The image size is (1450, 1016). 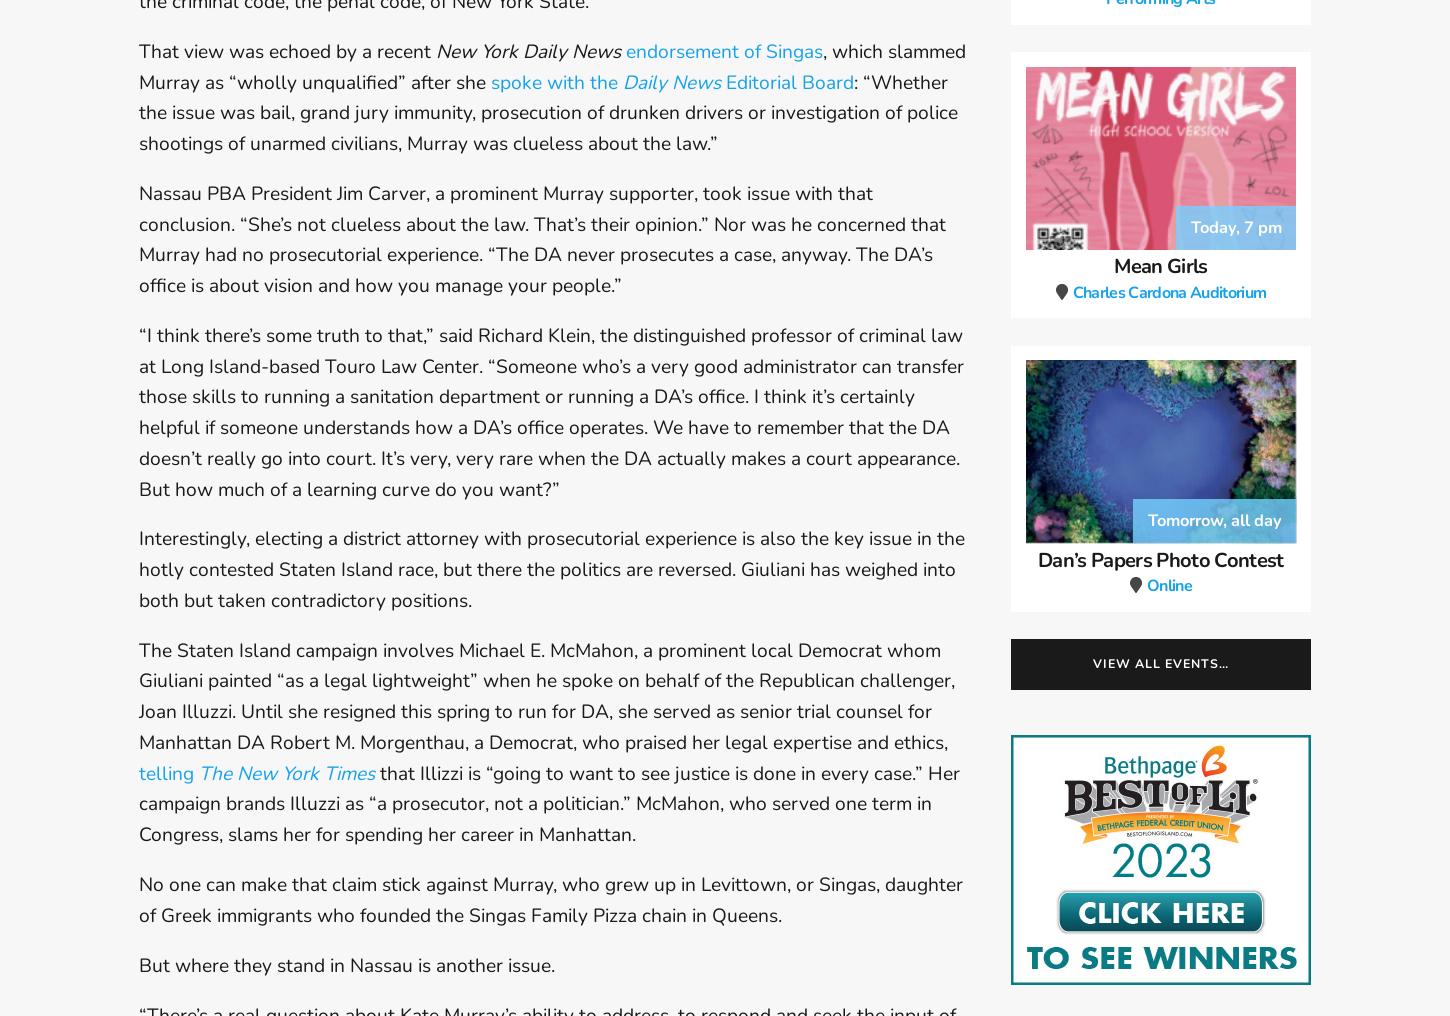 What do you see at coordinates (168, 771) in the screenshot?
I see `'telling'` at bounding box center [168, 771].